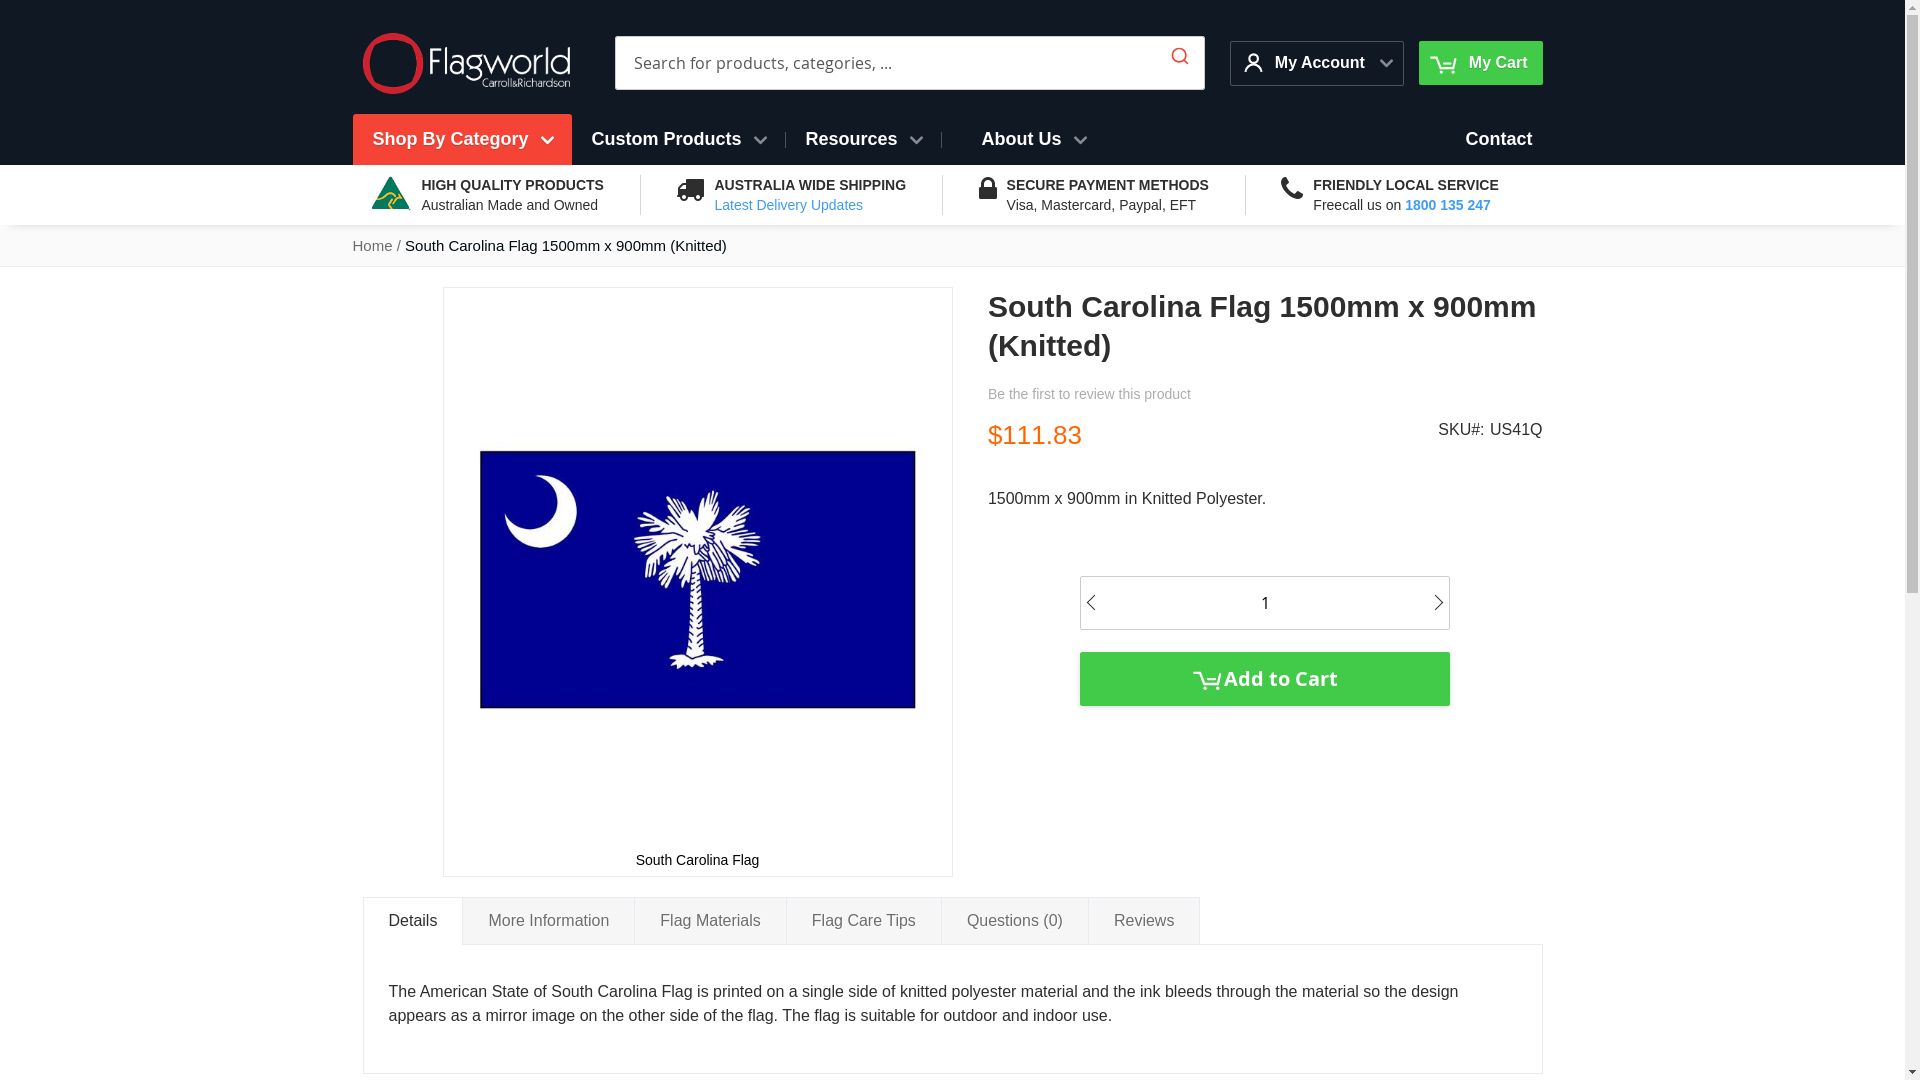  What do you see at coordinates (1033, 138) in the screenshot?
I see `'About Us'` at bounding box center [1033, 138].